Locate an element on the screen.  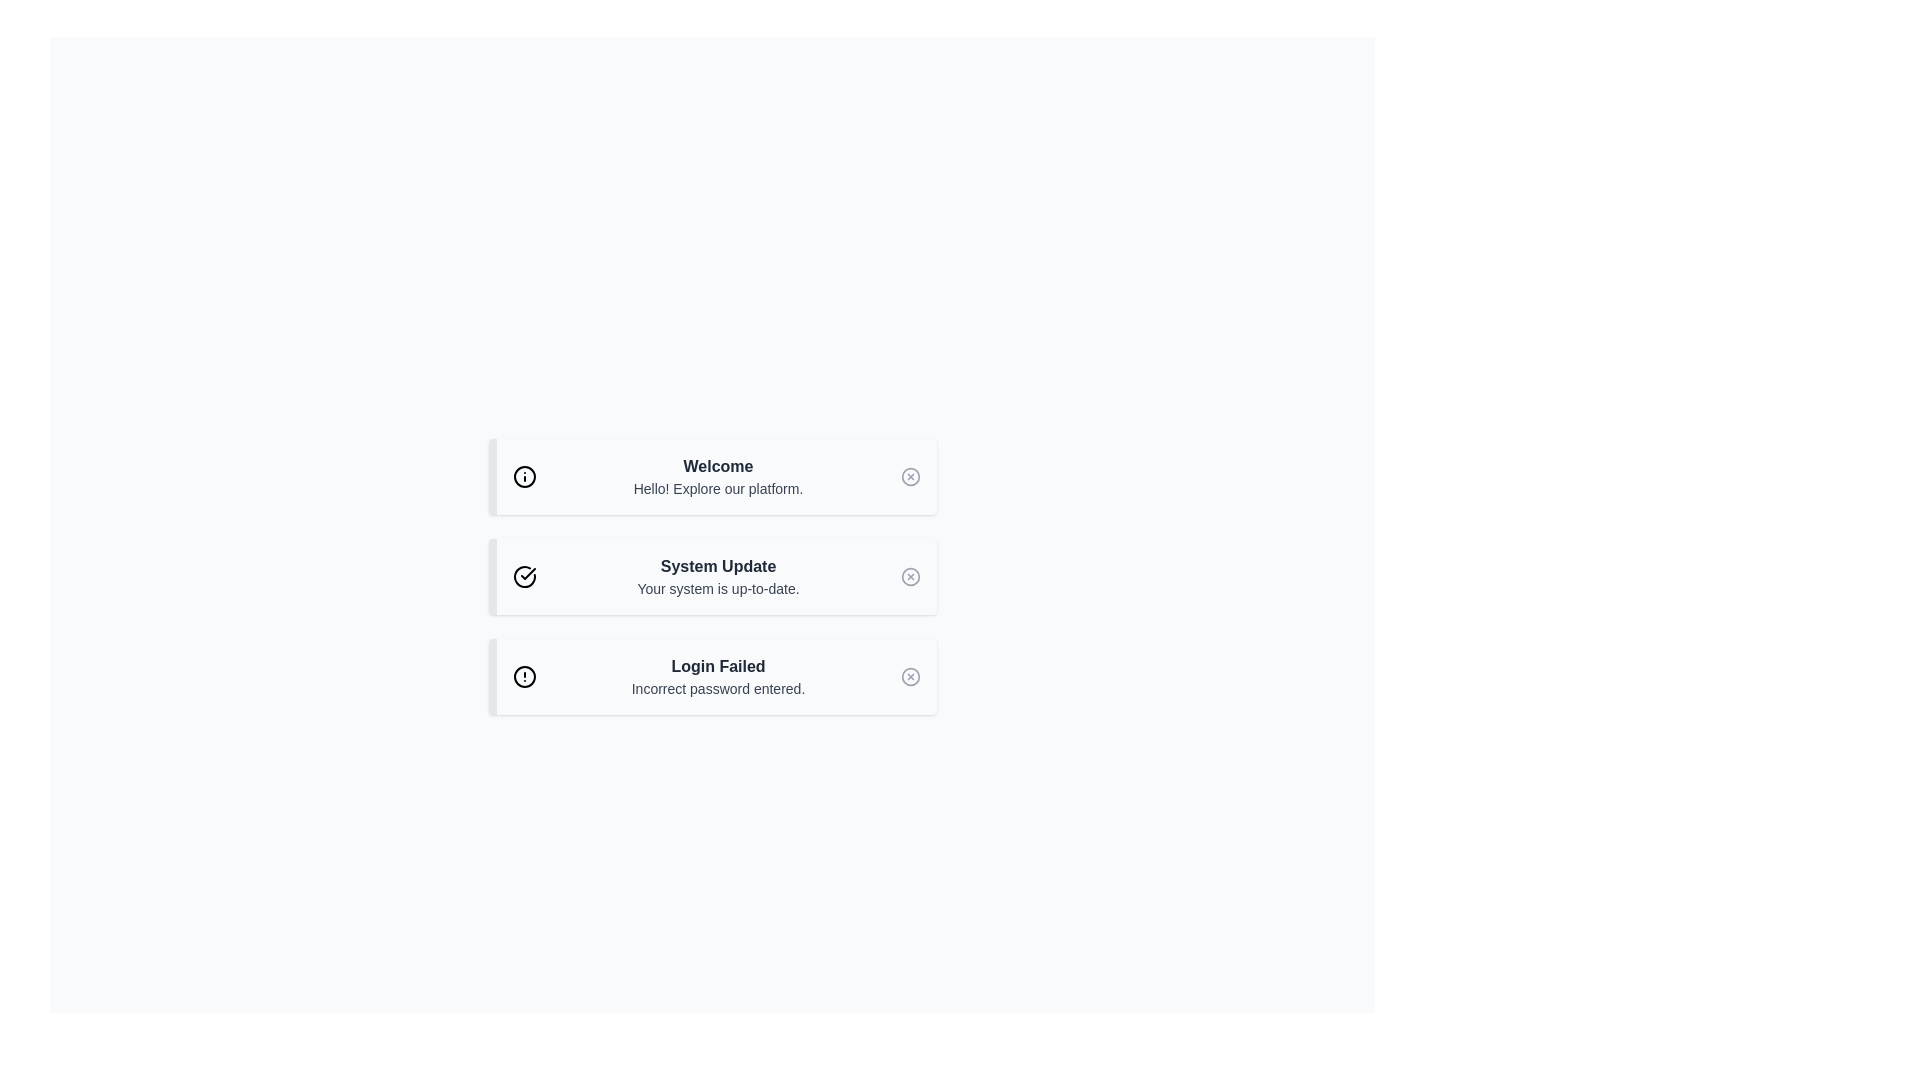
the informational alert box titled 'Login Failed' with the message 'Incorrect password entered.' by clicking on it is located at coordinates (712, 676).